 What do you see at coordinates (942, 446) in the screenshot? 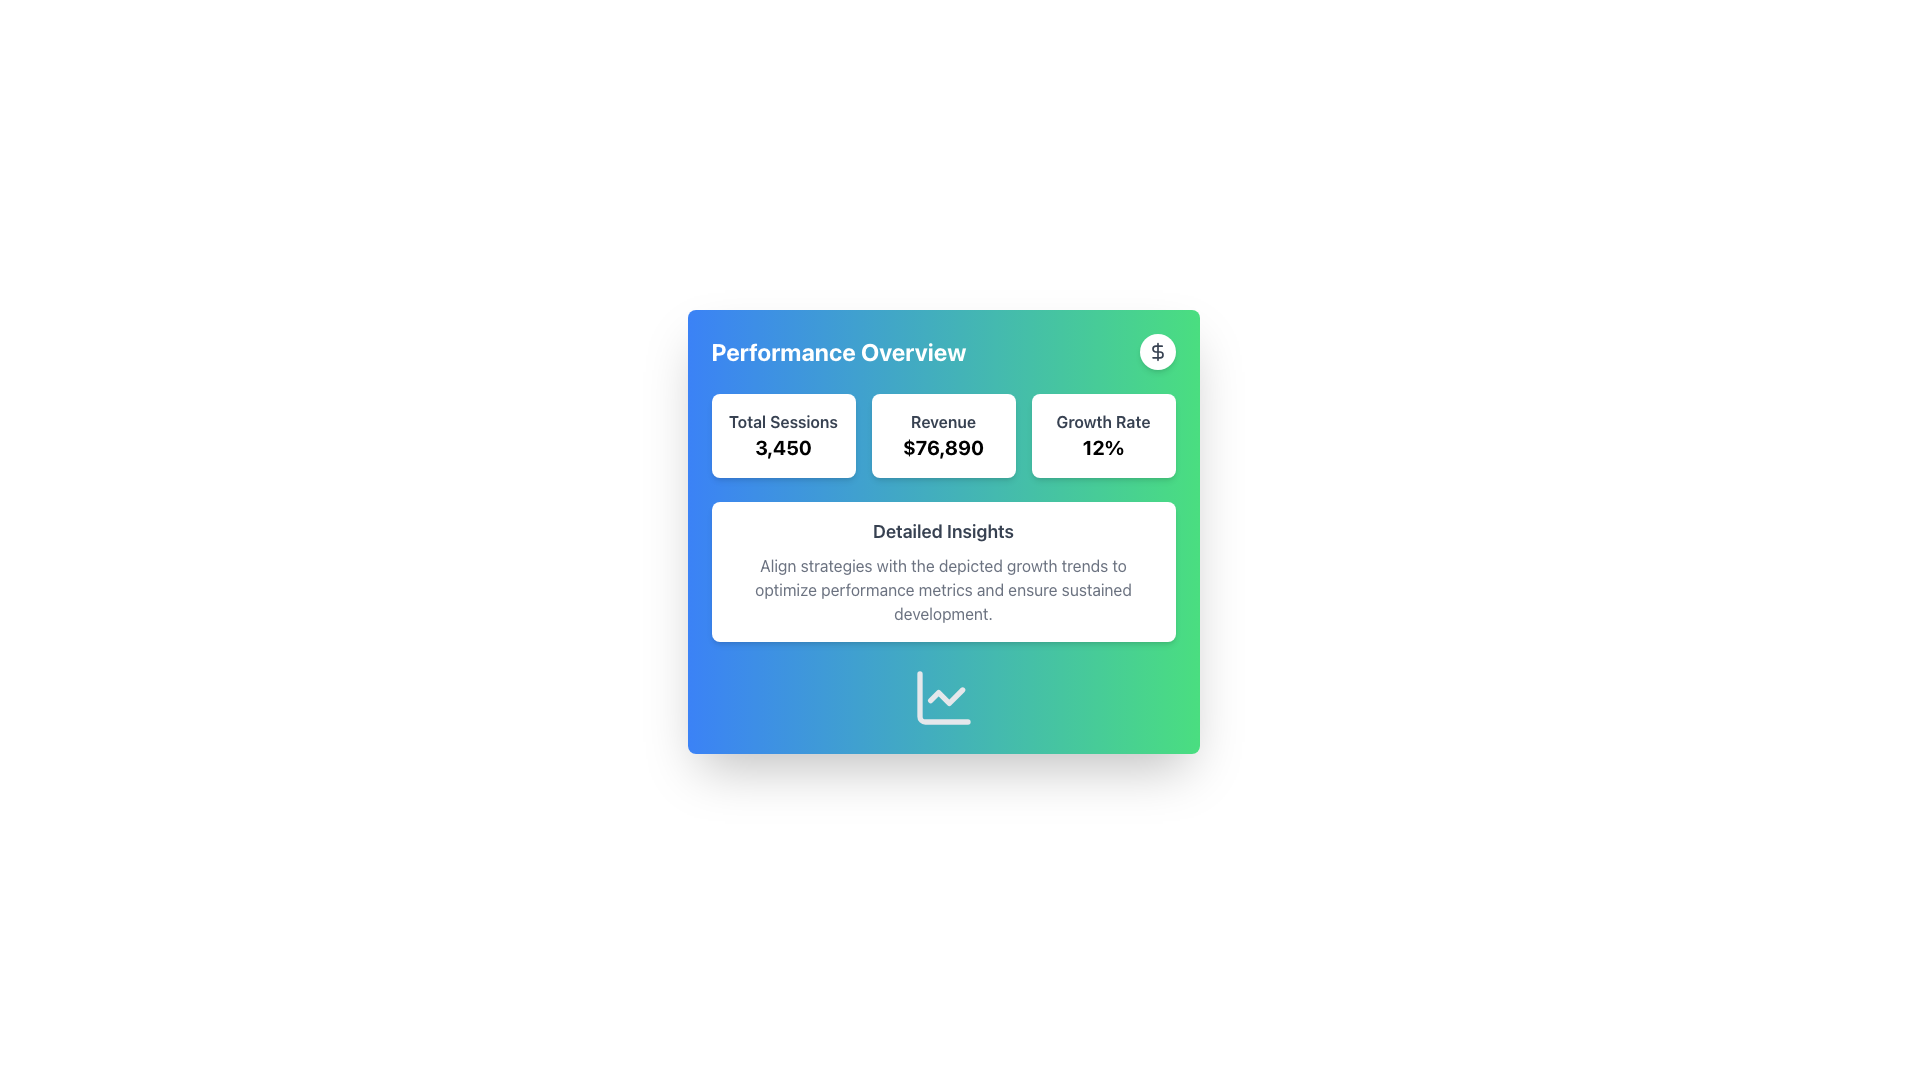
I see `the label displaying '$76,890' which is styled in bold black font and located below the 'Revenue' heading inside a white rounded rectangular block` at bounding box center [942, 446].